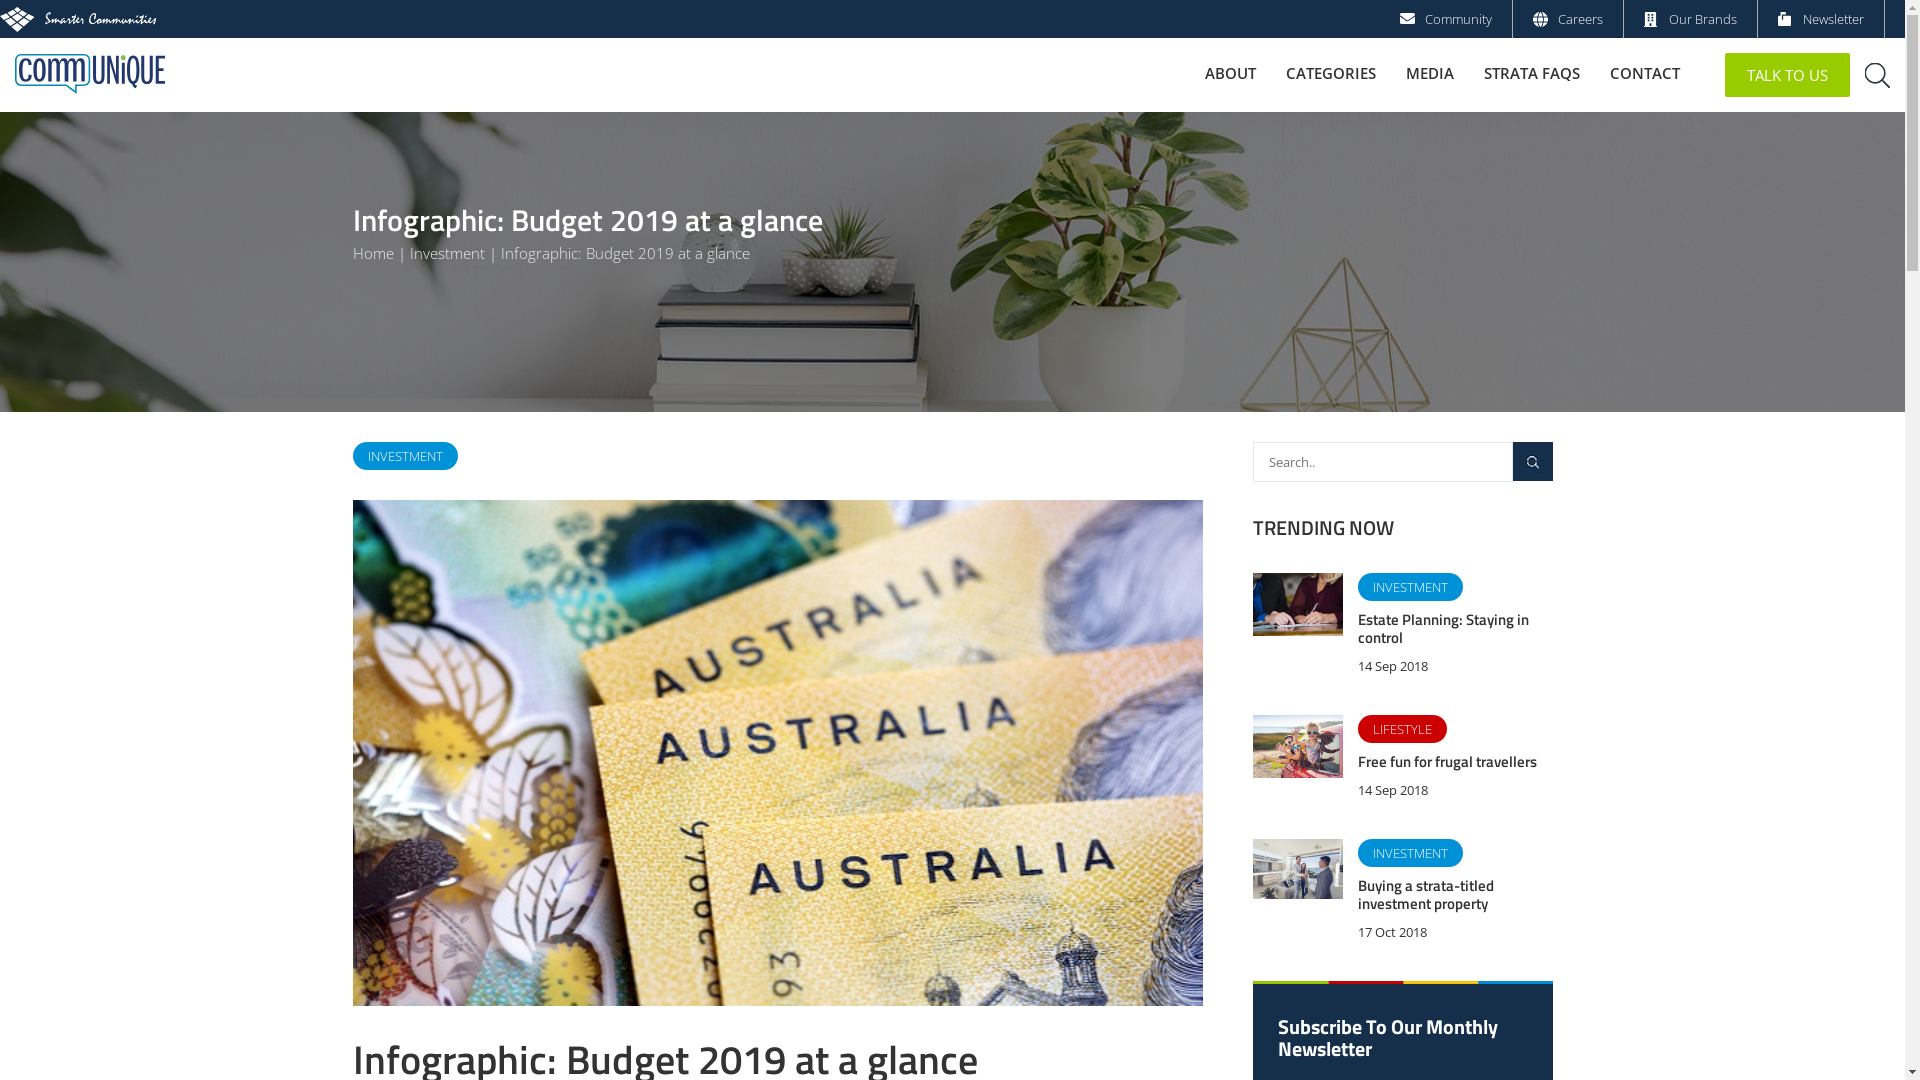 The height and width of the screenshot is (1080, 1920). I want to click on 'Careers', so click(1557, 19).